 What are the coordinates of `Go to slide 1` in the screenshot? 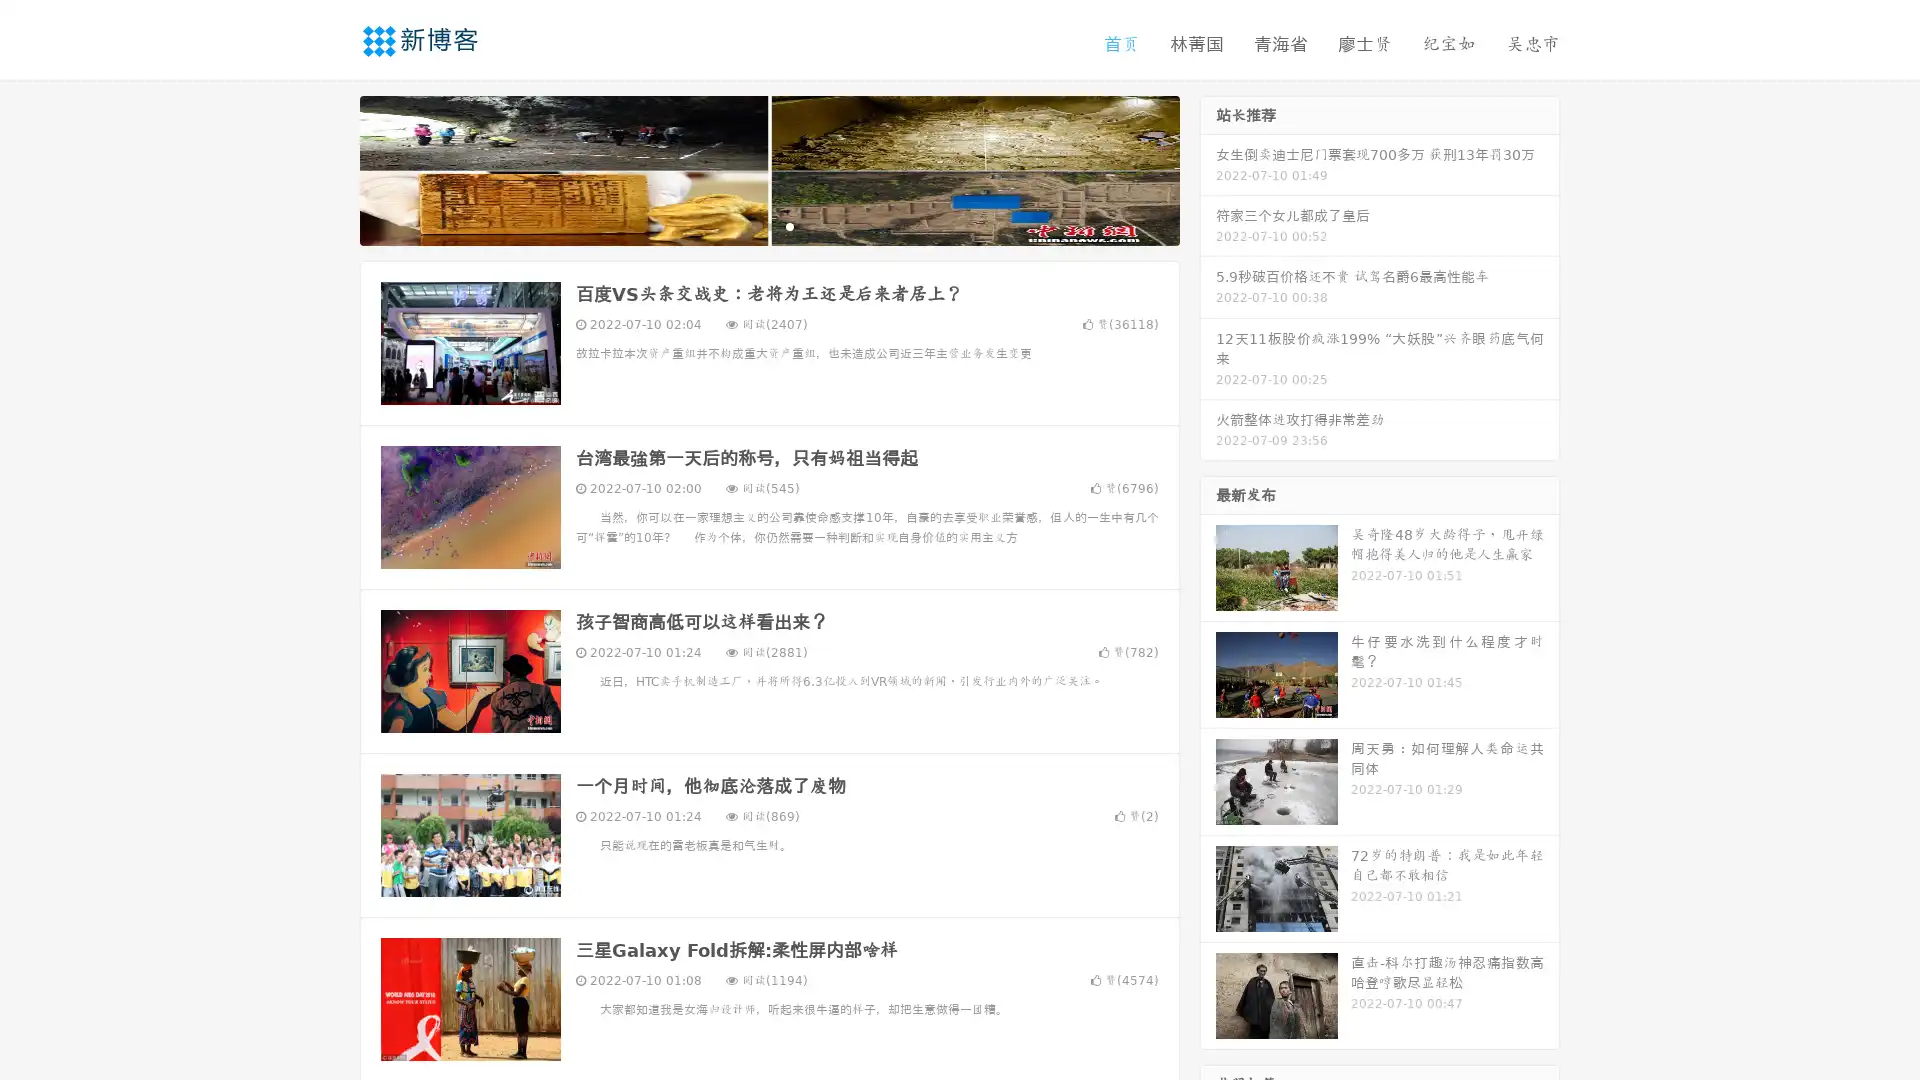 It's located at (748, 225).